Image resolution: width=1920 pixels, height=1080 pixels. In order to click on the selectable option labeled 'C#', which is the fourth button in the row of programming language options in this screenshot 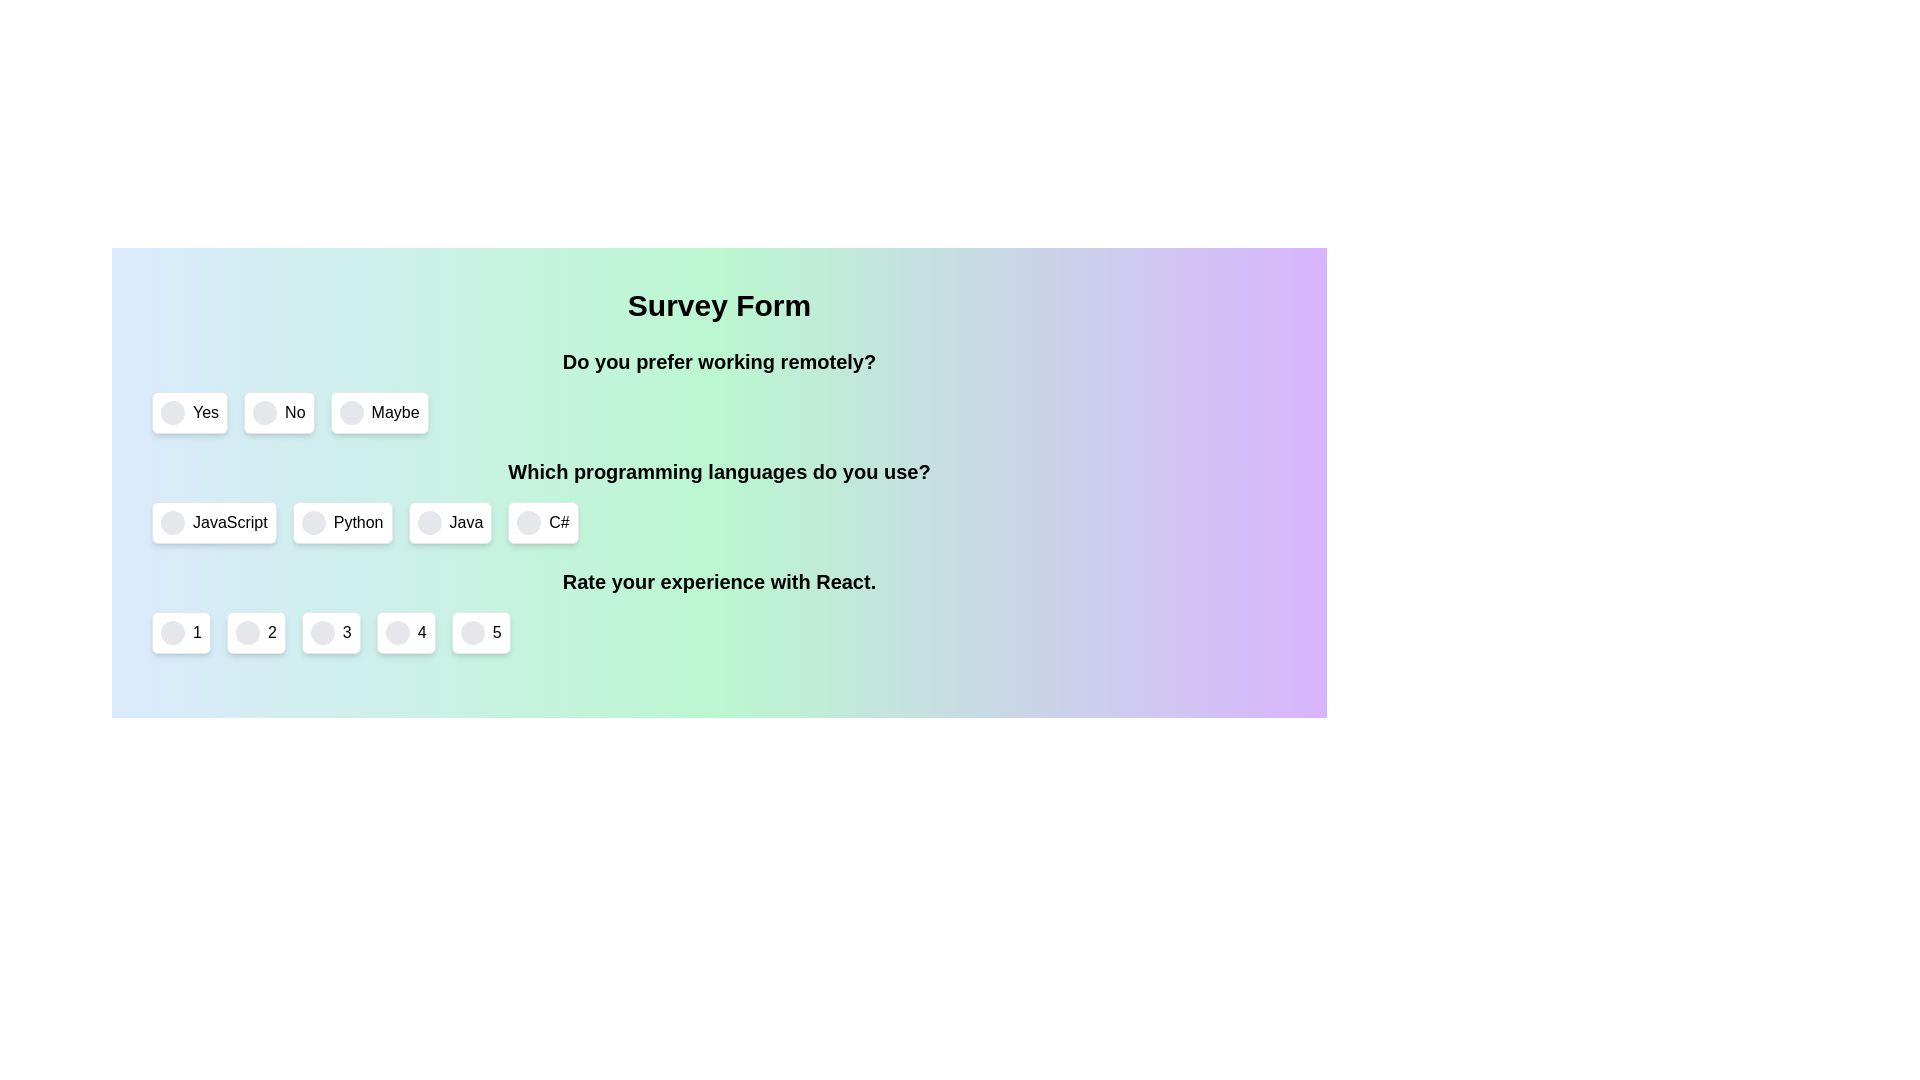, I will do `click(543, 522)`.